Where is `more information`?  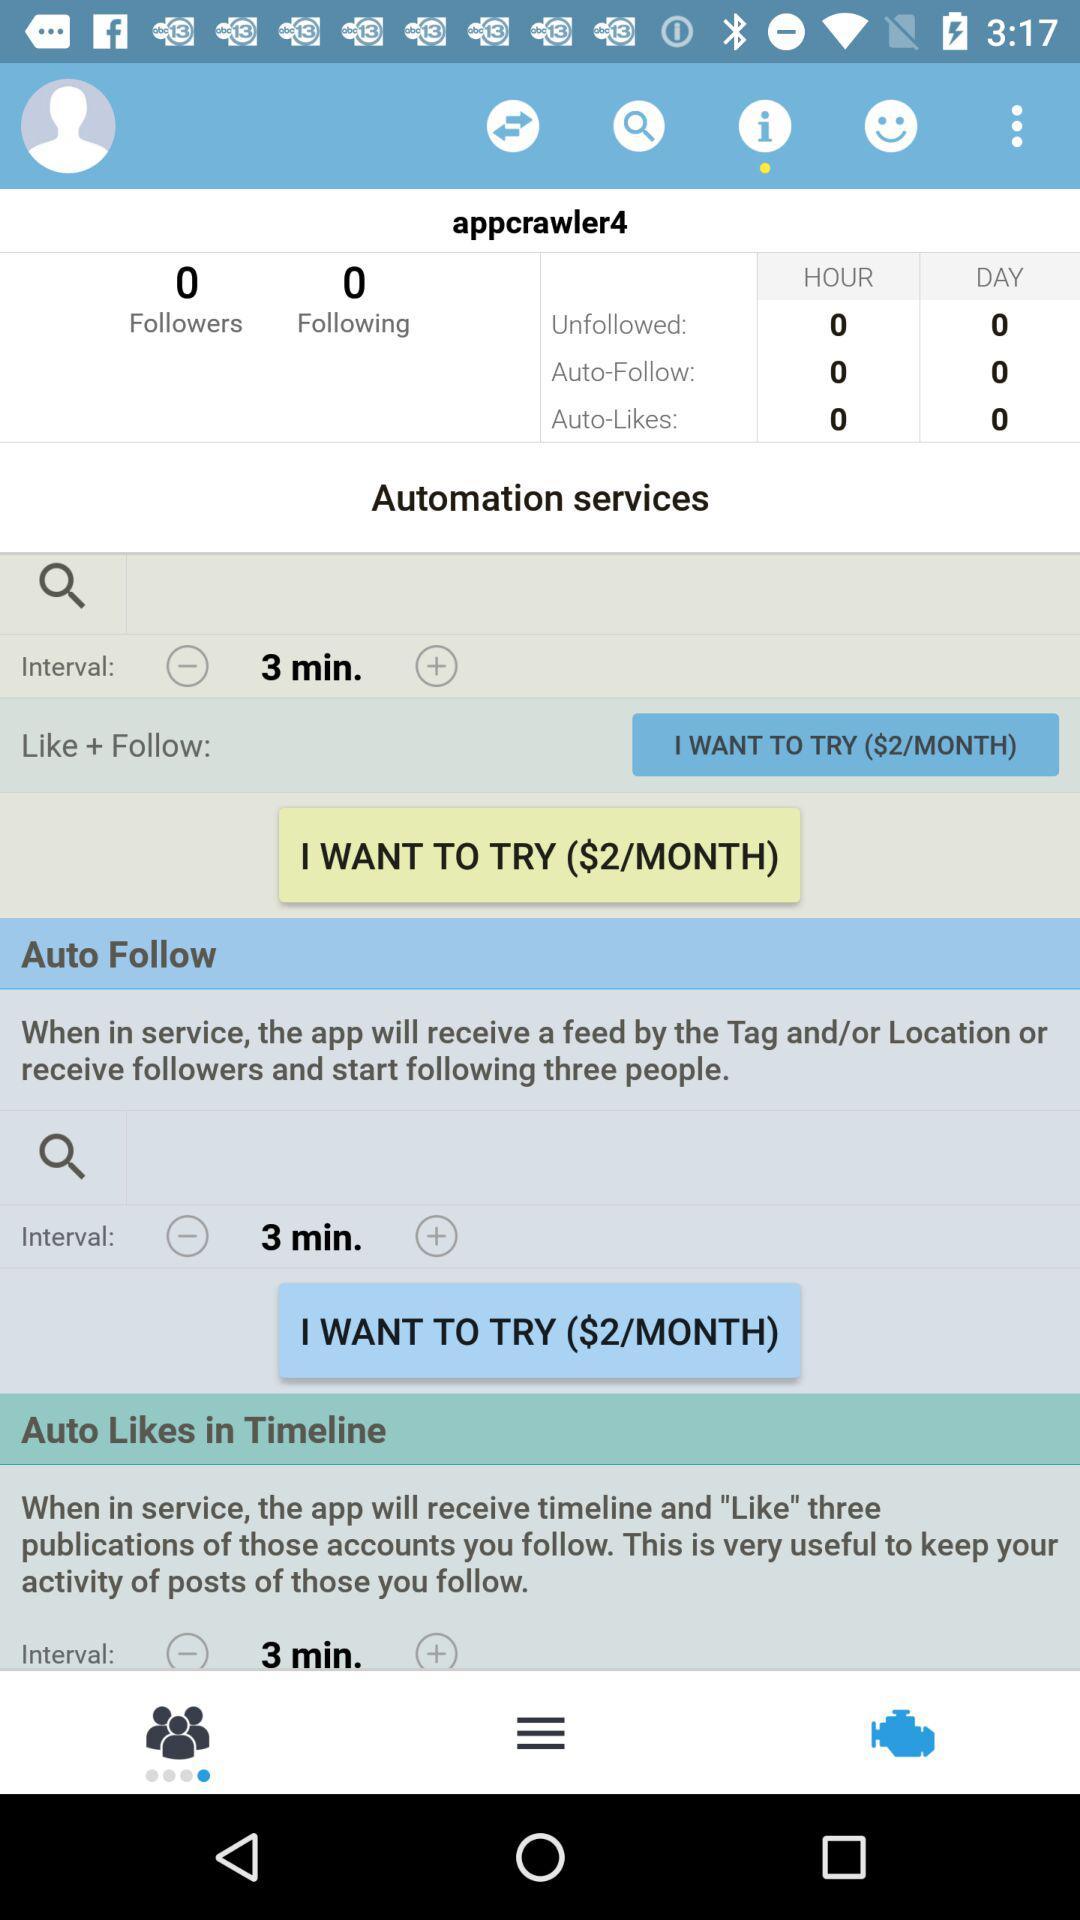 more information is located at coordinates (764, 124).